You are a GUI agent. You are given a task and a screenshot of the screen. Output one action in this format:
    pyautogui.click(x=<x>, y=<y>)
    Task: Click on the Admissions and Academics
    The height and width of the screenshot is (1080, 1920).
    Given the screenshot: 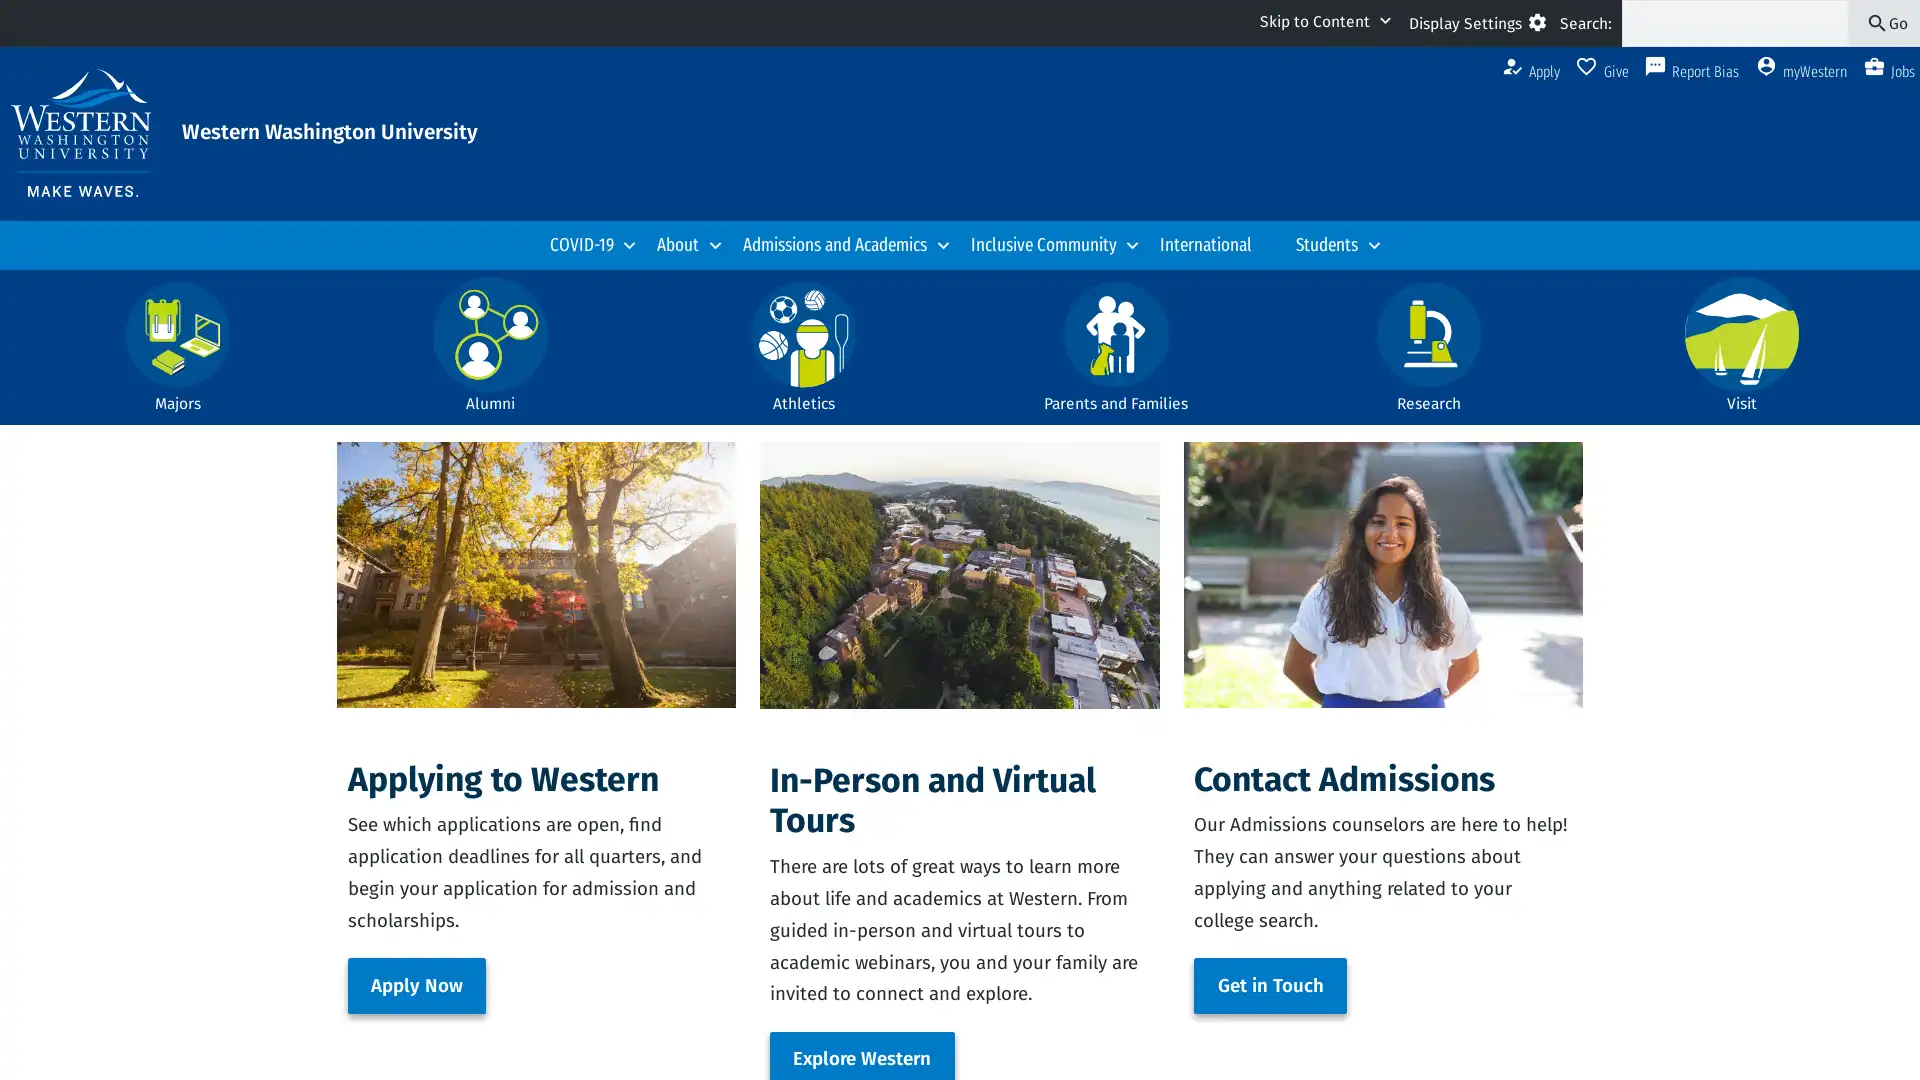 What is the action you would take?
    pyautogui.click(x=840, y=244)
    